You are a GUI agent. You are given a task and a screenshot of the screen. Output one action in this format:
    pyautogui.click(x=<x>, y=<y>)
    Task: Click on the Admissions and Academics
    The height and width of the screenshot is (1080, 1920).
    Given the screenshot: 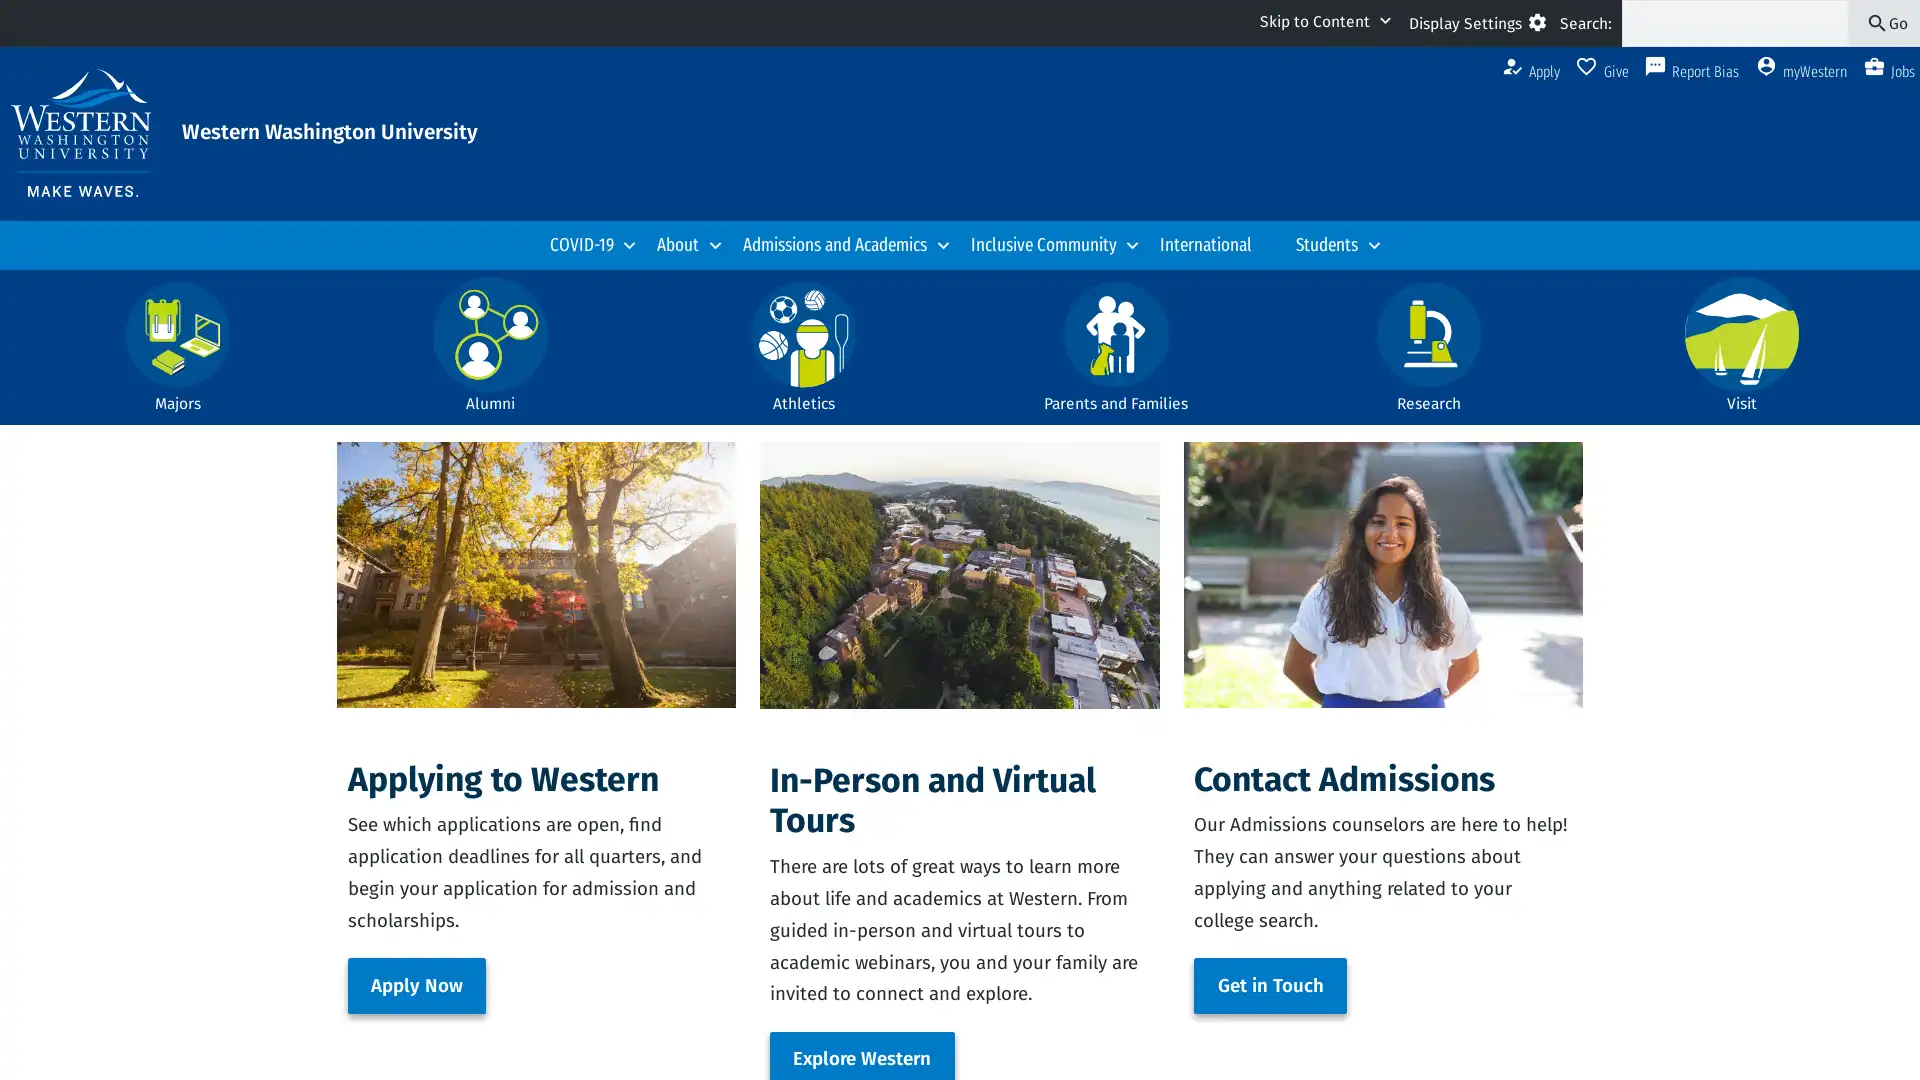 What is the action you would take?
    pyautogui.click(x=840, y=244)
    